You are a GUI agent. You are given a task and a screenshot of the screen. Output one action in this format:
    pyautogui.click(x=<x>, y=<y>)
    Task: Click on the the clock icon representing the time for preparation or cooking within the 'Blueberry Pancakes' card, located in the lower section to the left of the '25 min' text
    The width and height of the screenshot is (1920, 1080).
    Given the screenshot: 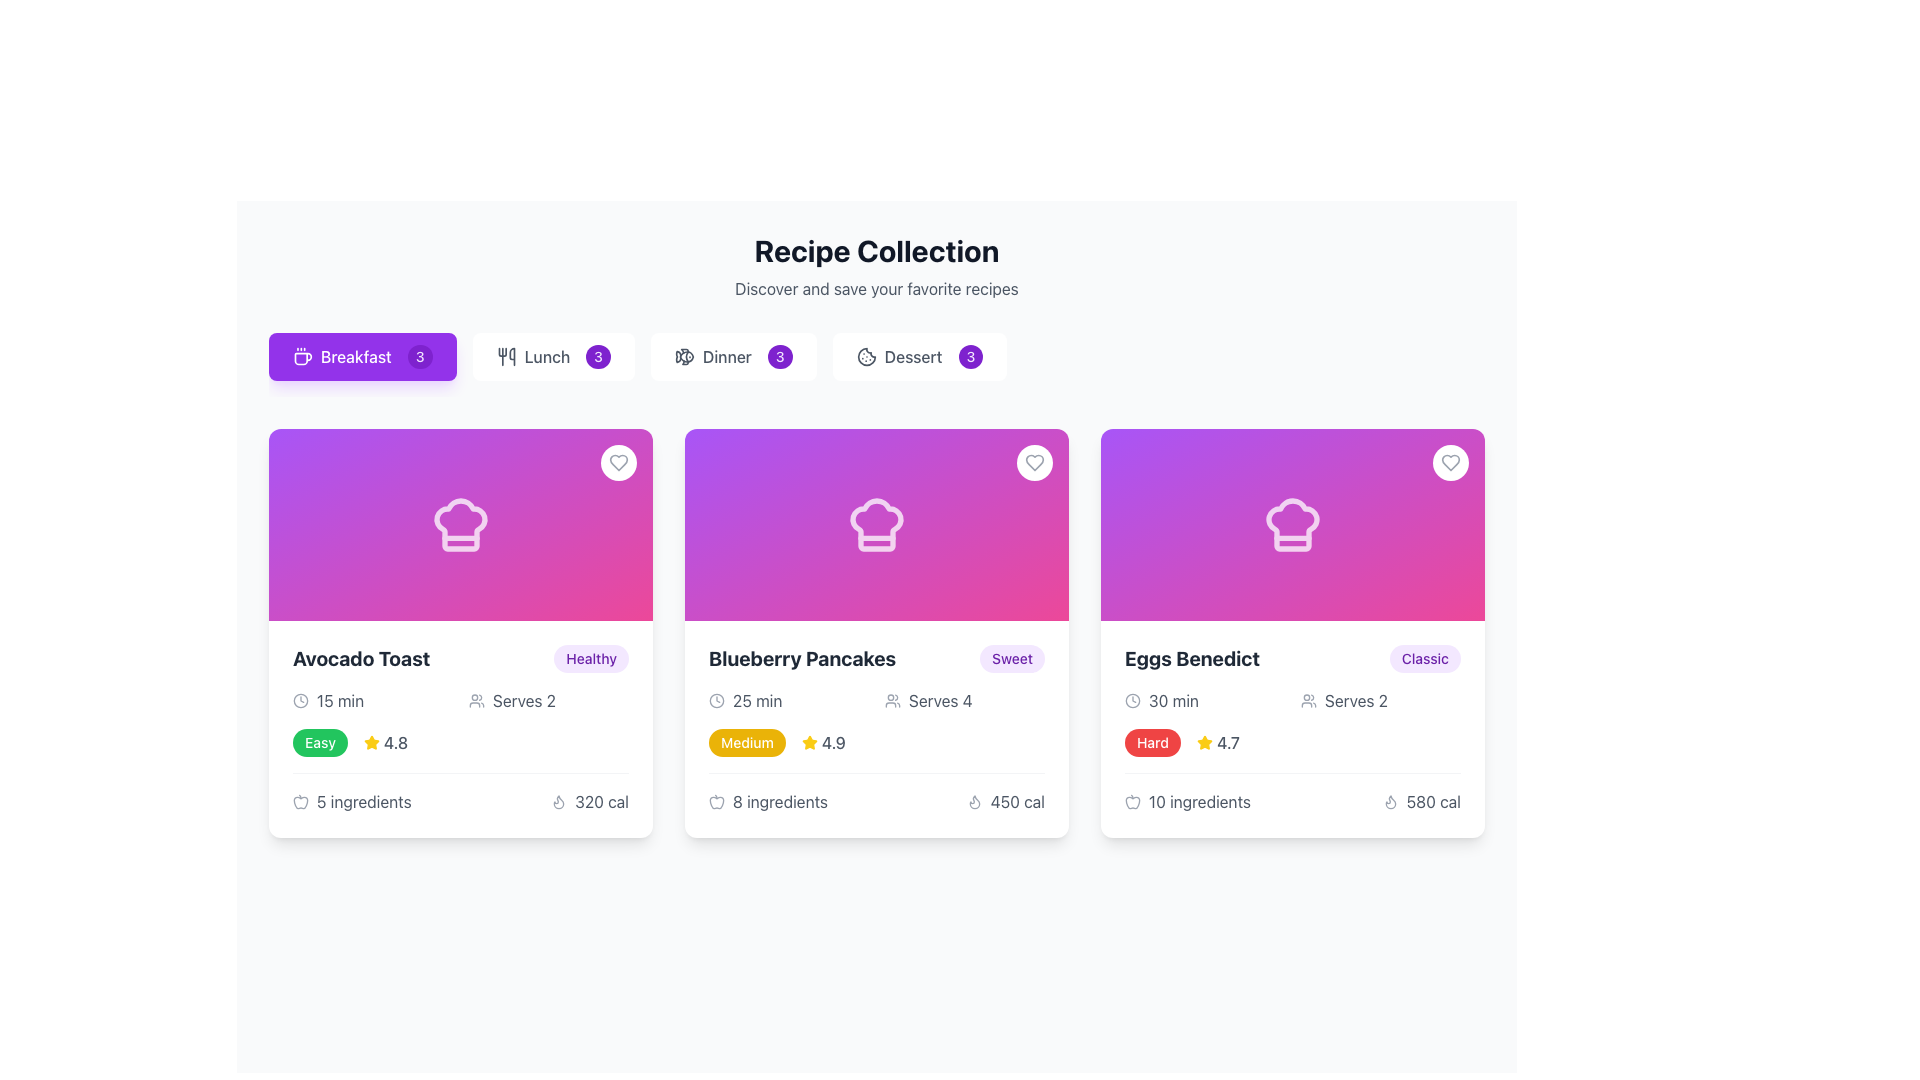 What is the action you would take?
    pyautogui.click(x=716, y=700)
    